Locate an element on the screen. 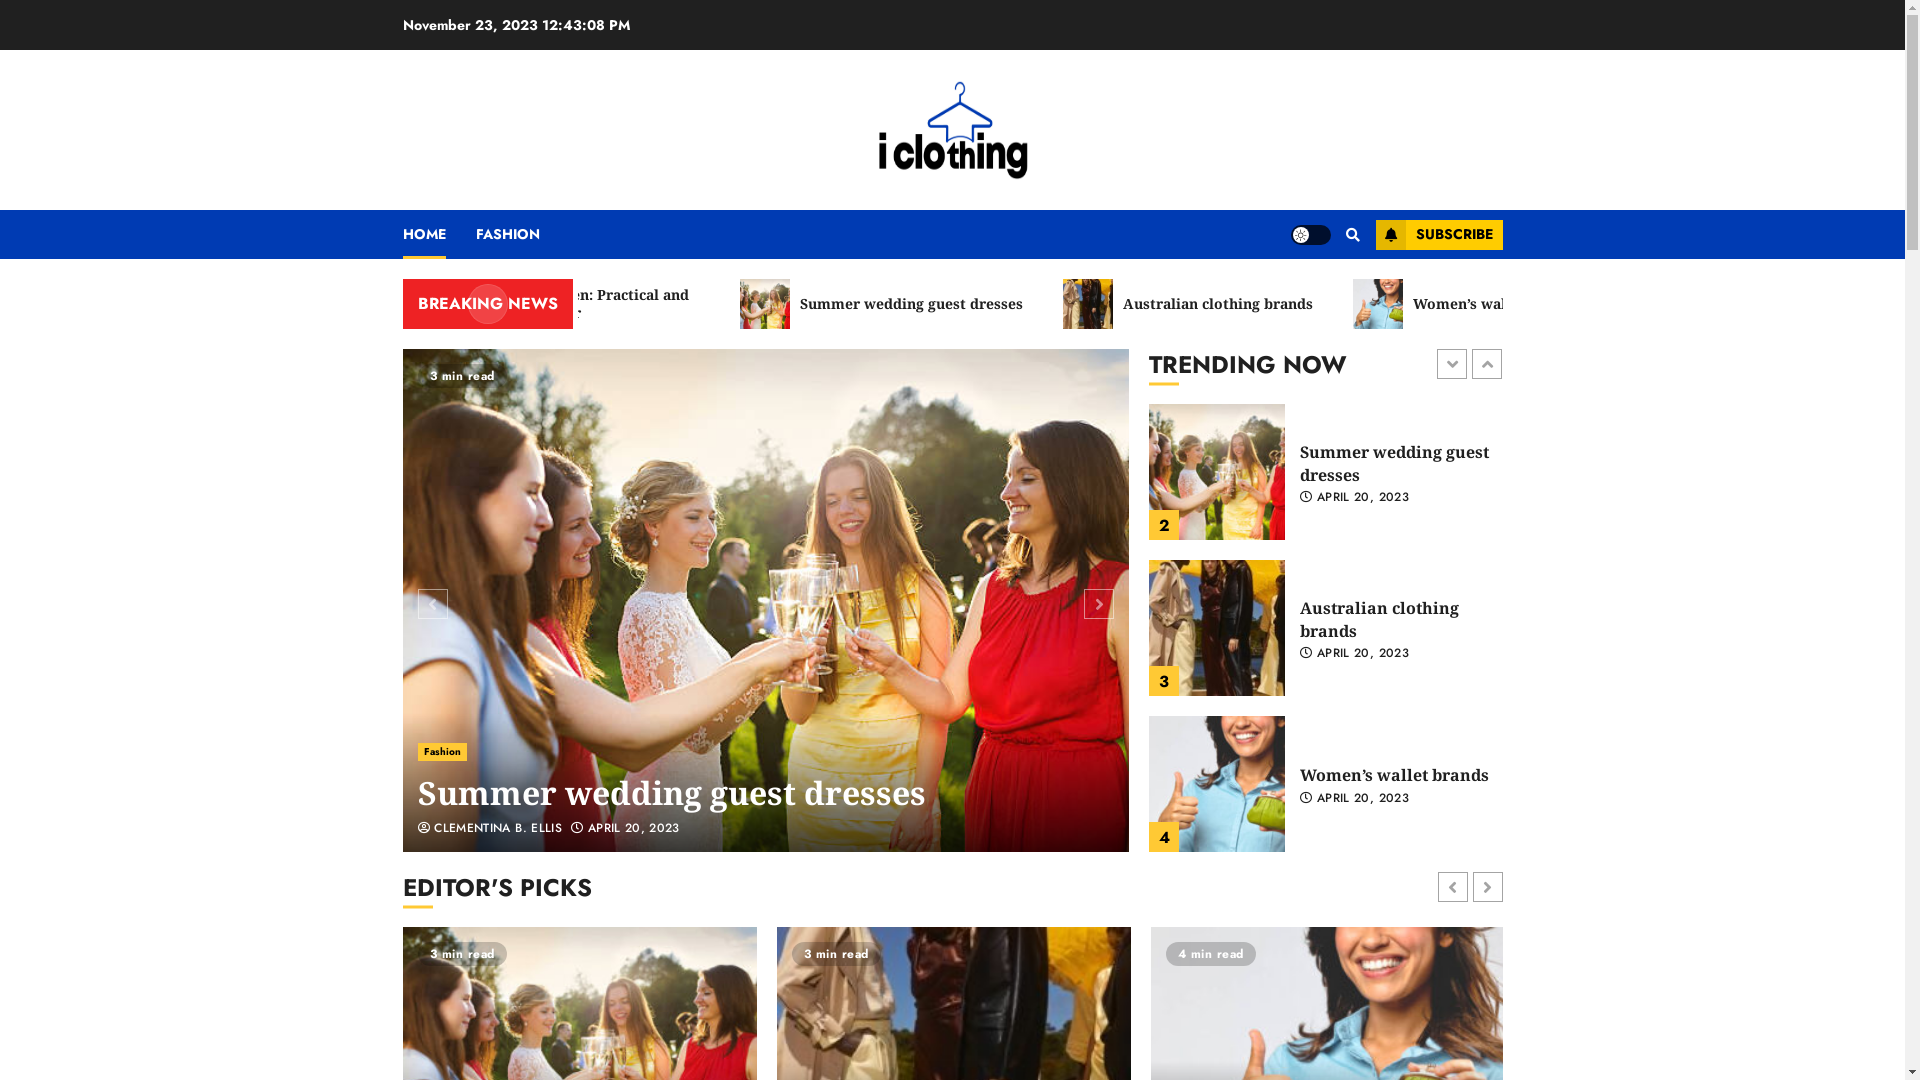 The image size is (1920, 1080). 'Summer wedding guest dresses' is located at coordinates (764, 599).